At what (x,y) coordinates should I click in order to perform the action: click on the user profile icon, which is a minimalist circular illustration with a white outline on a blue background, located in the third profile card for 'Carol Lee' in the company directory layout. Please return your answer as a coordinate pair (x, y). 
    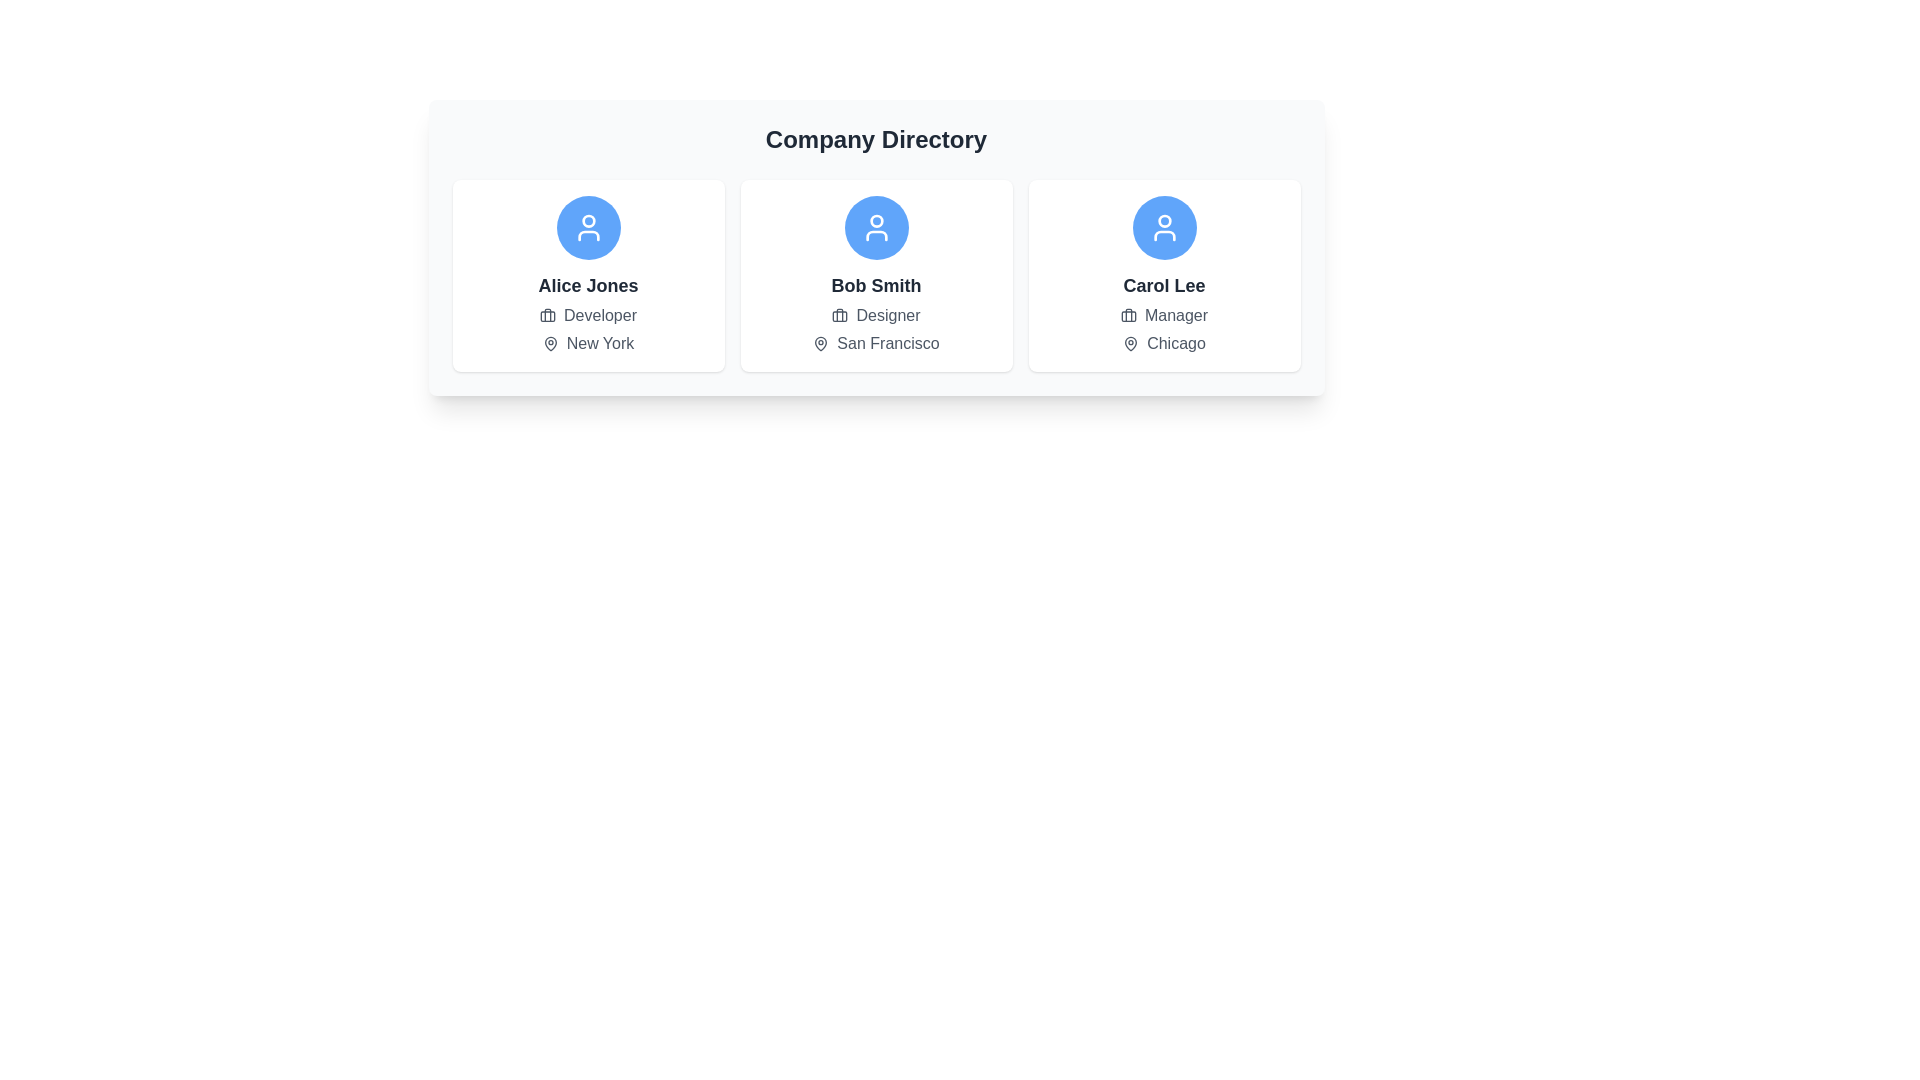
    Looking at the image, I should click on (1164, 226).